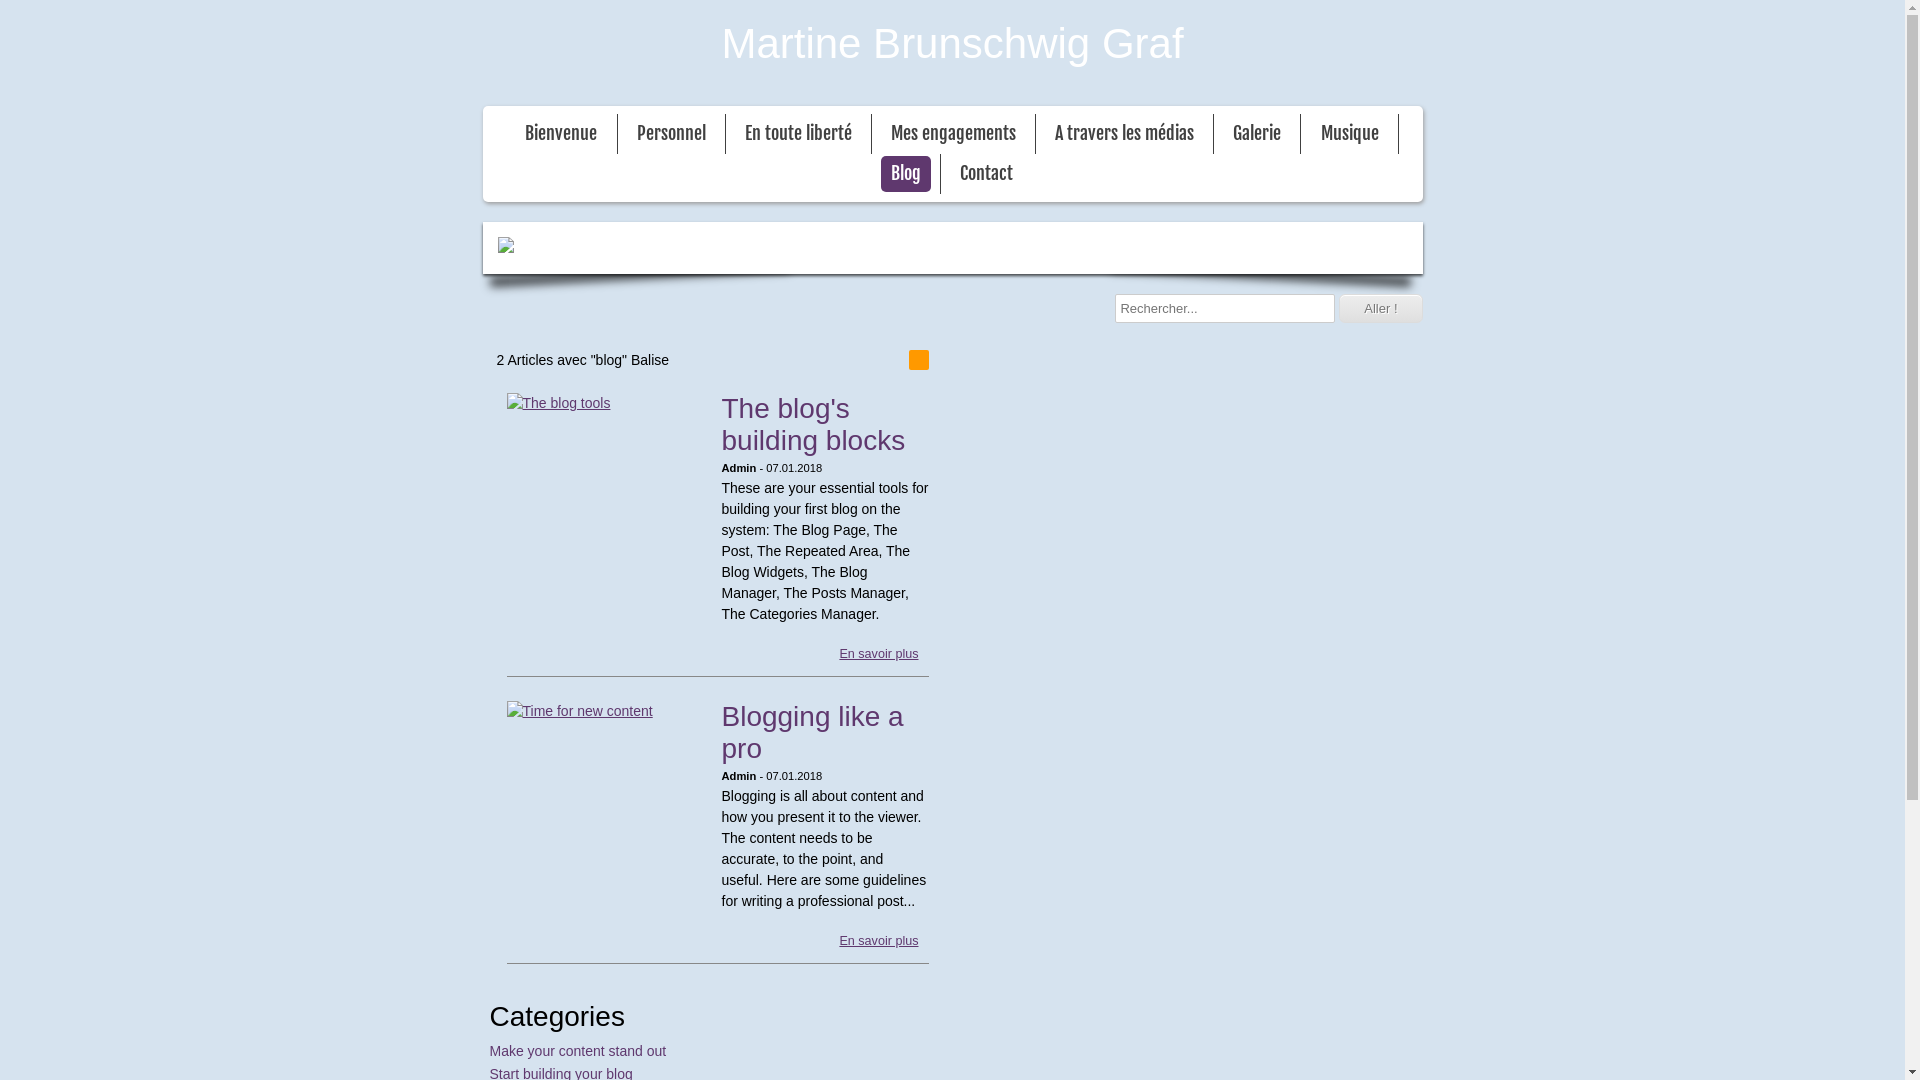  What do you see at coordinates (1222, 134) in the screenshot?
I see `'Galerie'` at bounding box center [1222, 134].